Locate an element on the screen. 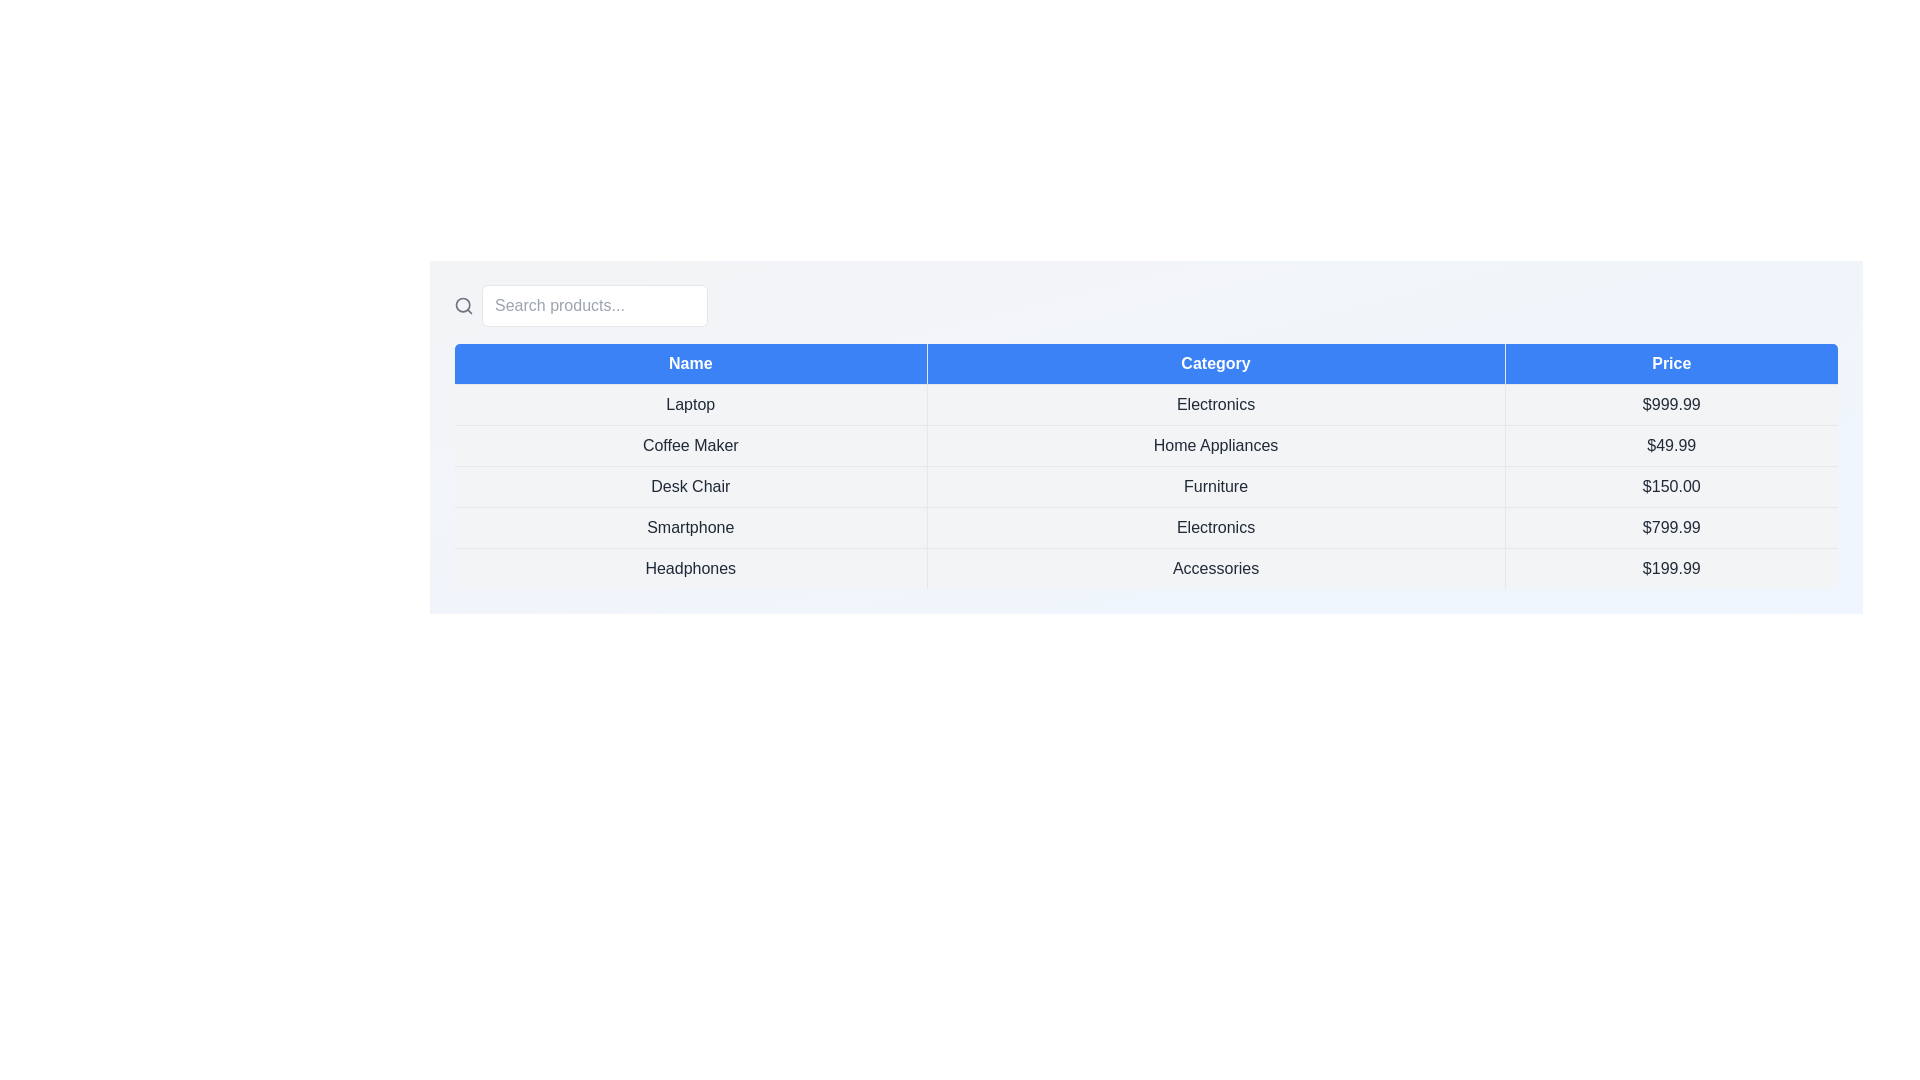 The width and height of the screenshot is (1920, 1080). the last row of the table containing 'Headphones', 'Accessories', and '$199.99' is located at coordinates (1146, 569).